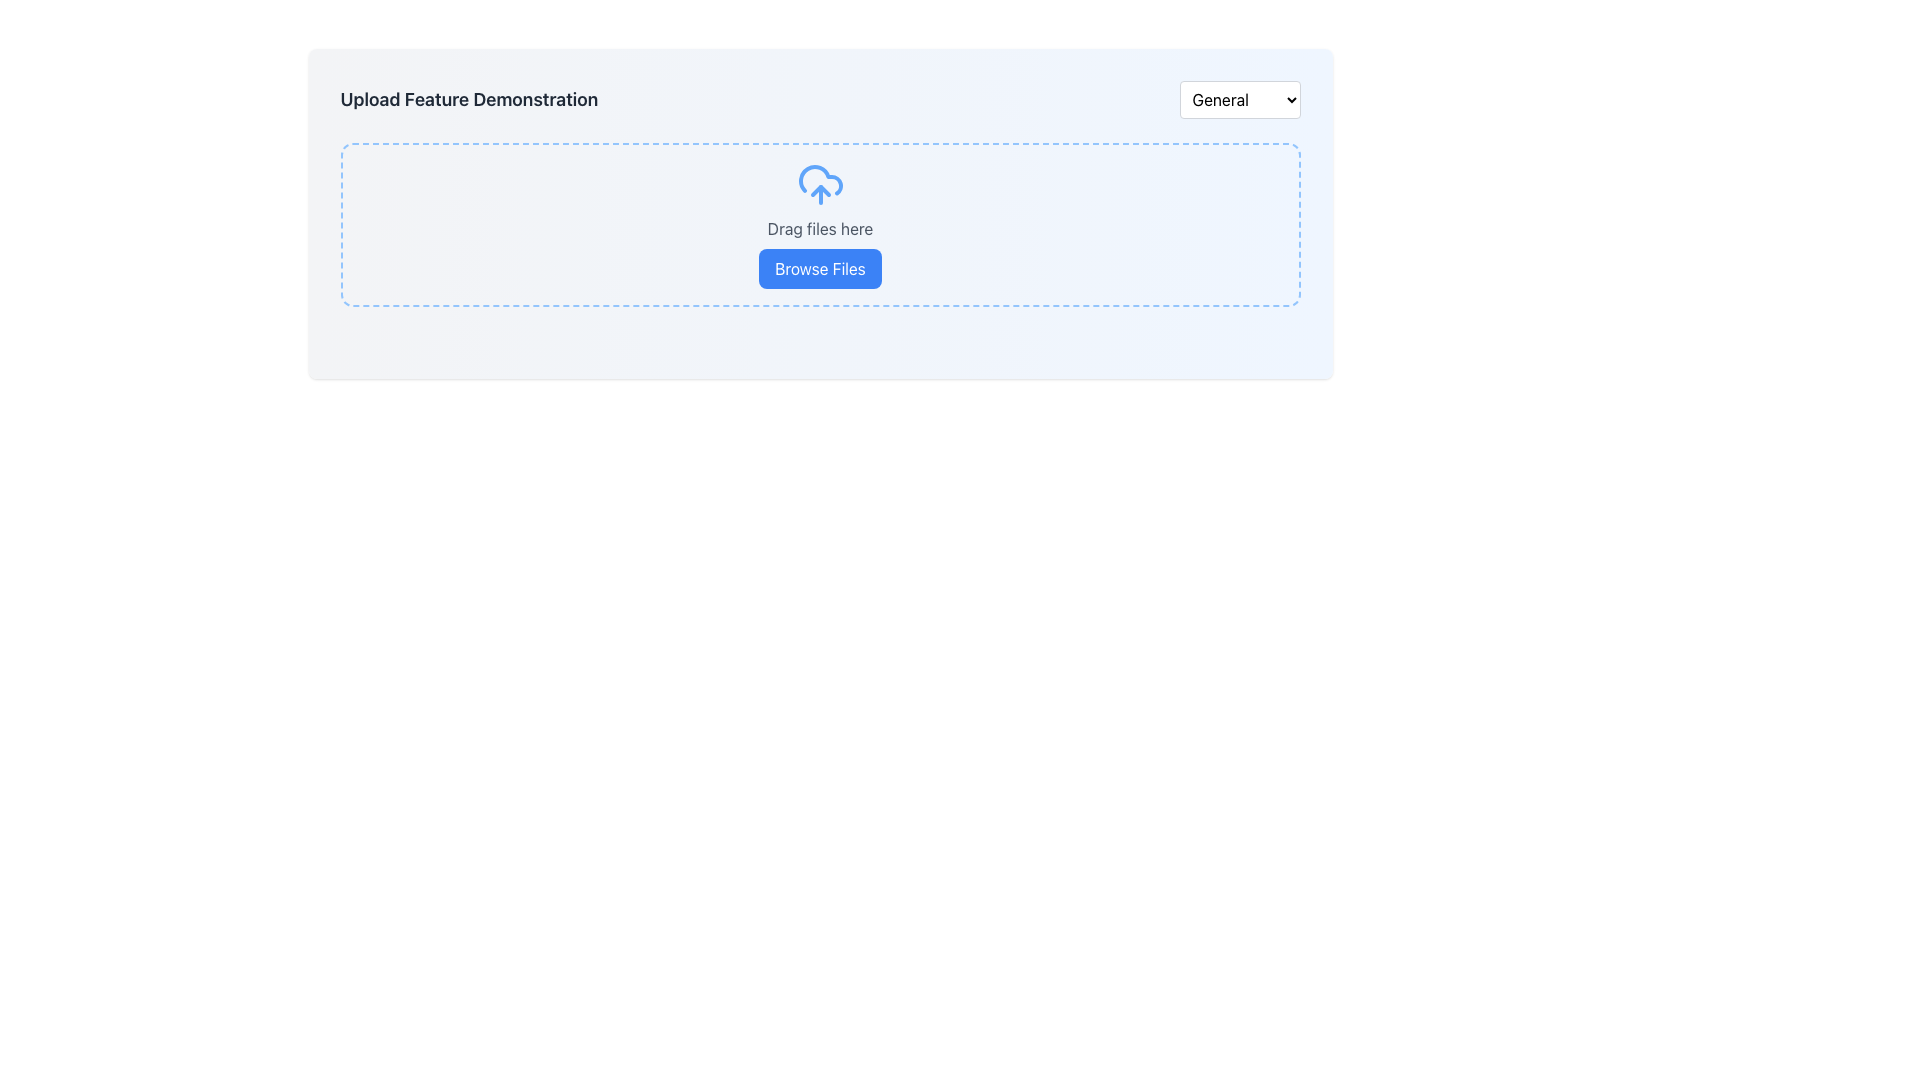  Describe the element at coordinates (820, 224) in the screenshot. I see `the dashed blue border or the 'Drag files here' text of the File Upload Area, which features a cloud icon and a 'Browse Files' button` at that location.